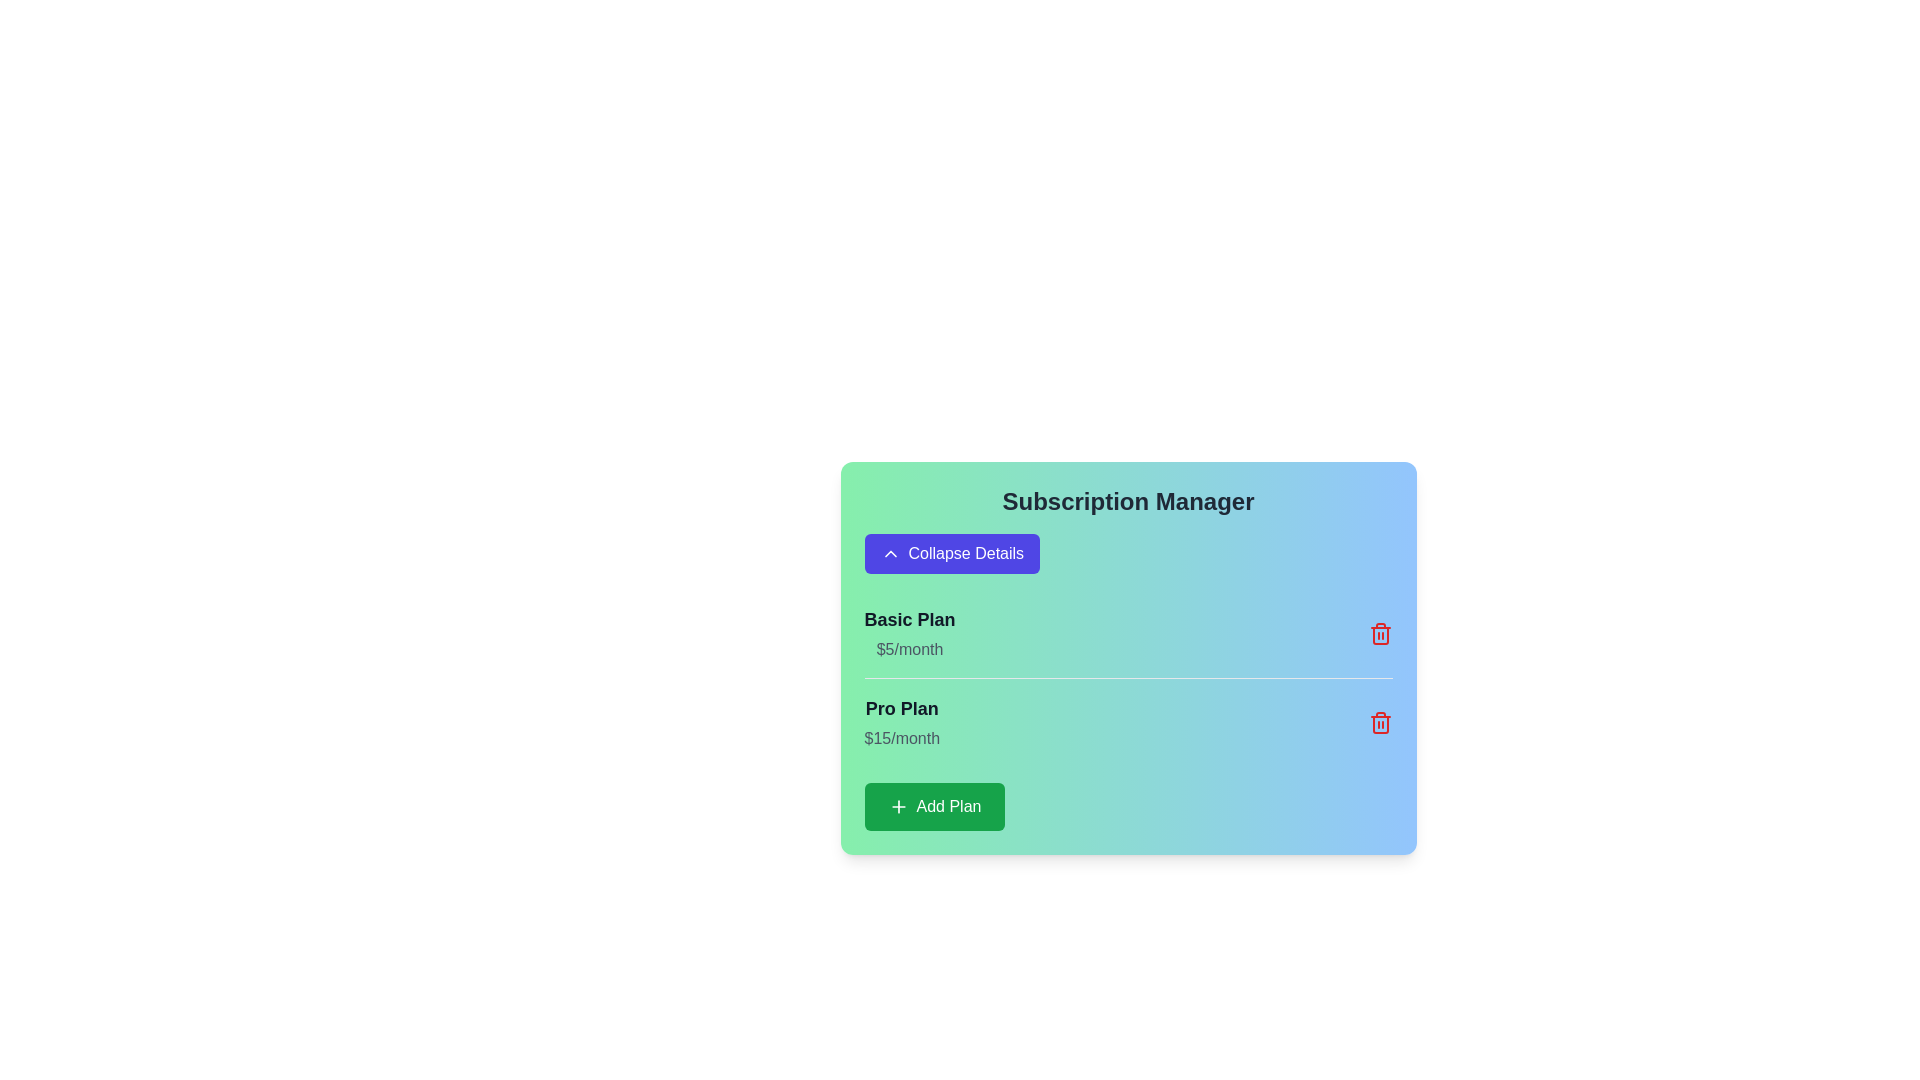  Describe the element at coordinates (889, 554) in the screenshot. I see `the collapse details icon located within the button labeled 'Collapse Details'` at that location.